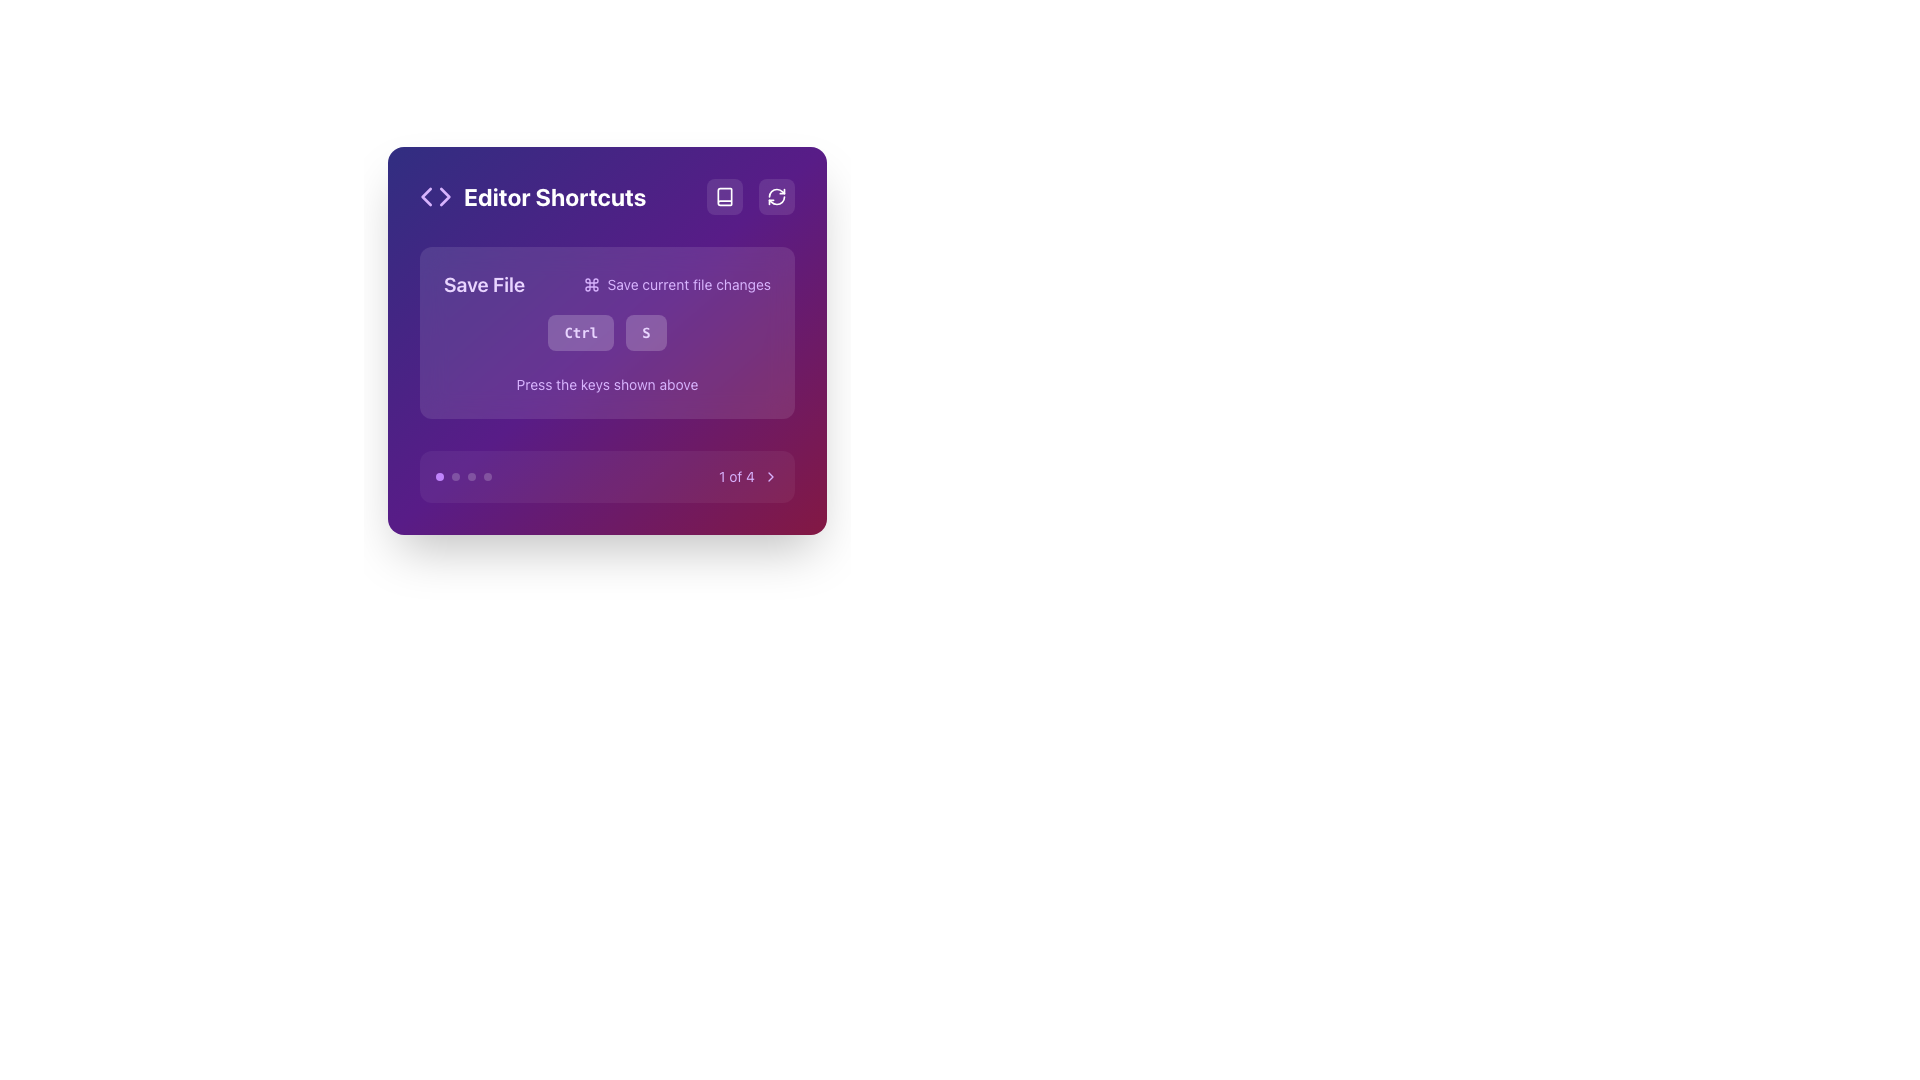 The height and width of the screenshot is (1080, 1920). What do you see at coordinates (689, 285) in the screenshot?
I see `the text label displaying 'Save current file changes' in a purple color scheme, located in the 'Editor Shortcuts' interface` at bounding box center [689, 285].